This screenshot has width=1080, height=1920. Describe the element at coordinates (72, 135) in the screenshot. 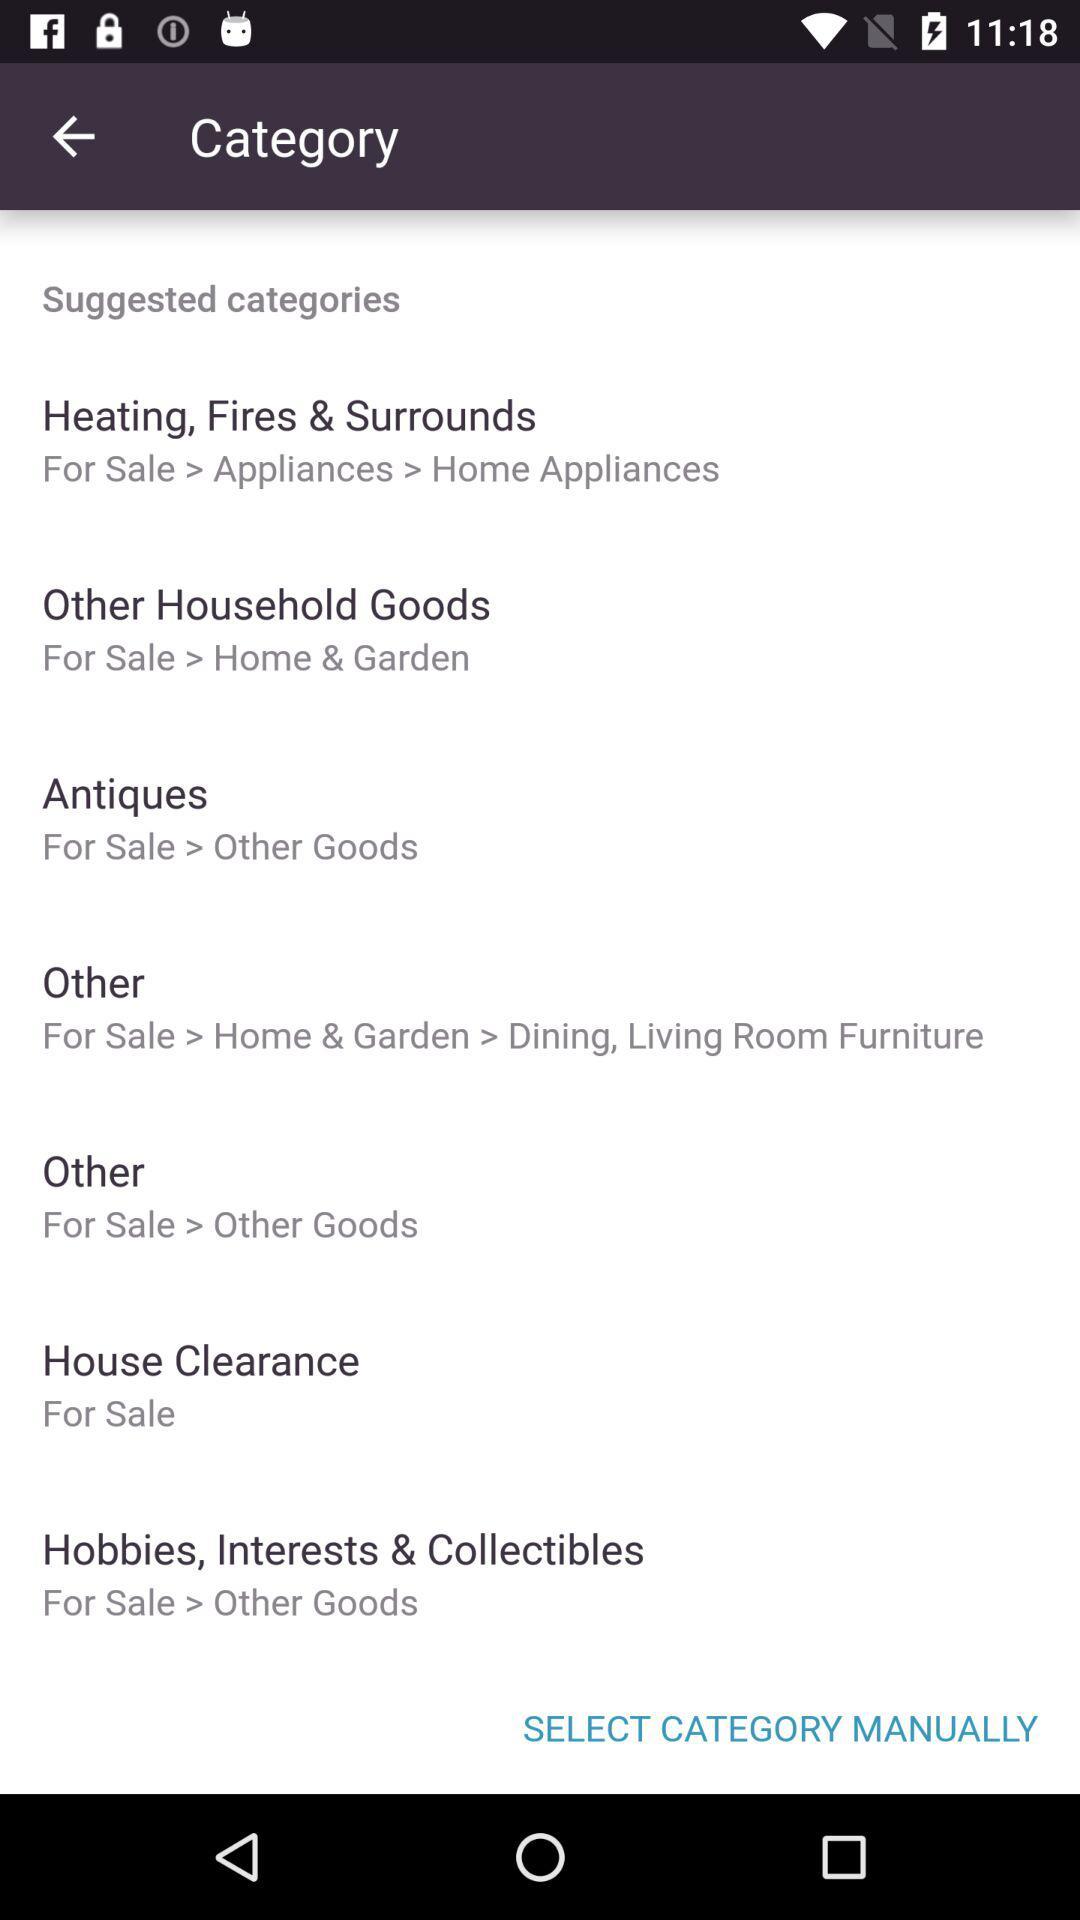

I see `the item above the suggested categories item` at that location.